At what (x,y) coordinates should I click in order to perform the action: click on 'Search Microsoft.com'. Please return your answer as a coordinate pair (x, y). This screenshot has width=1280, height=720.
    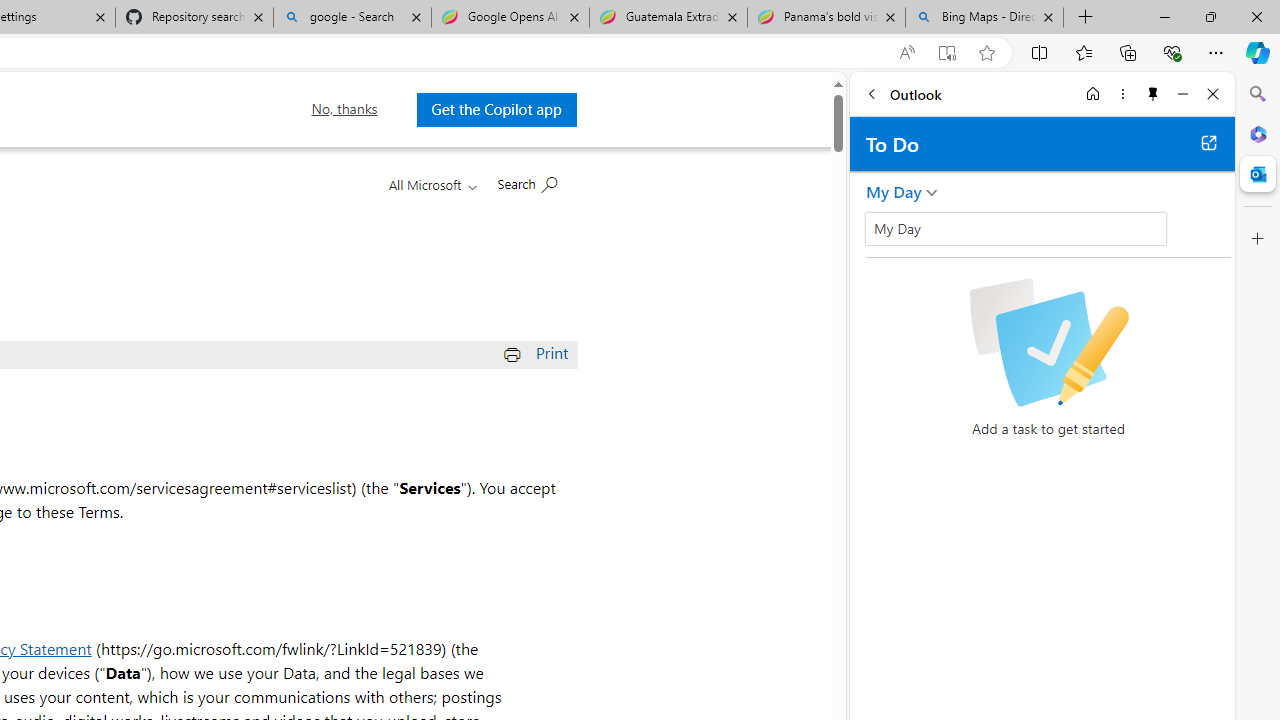
    Looking at the image, I should click on (527, 182).